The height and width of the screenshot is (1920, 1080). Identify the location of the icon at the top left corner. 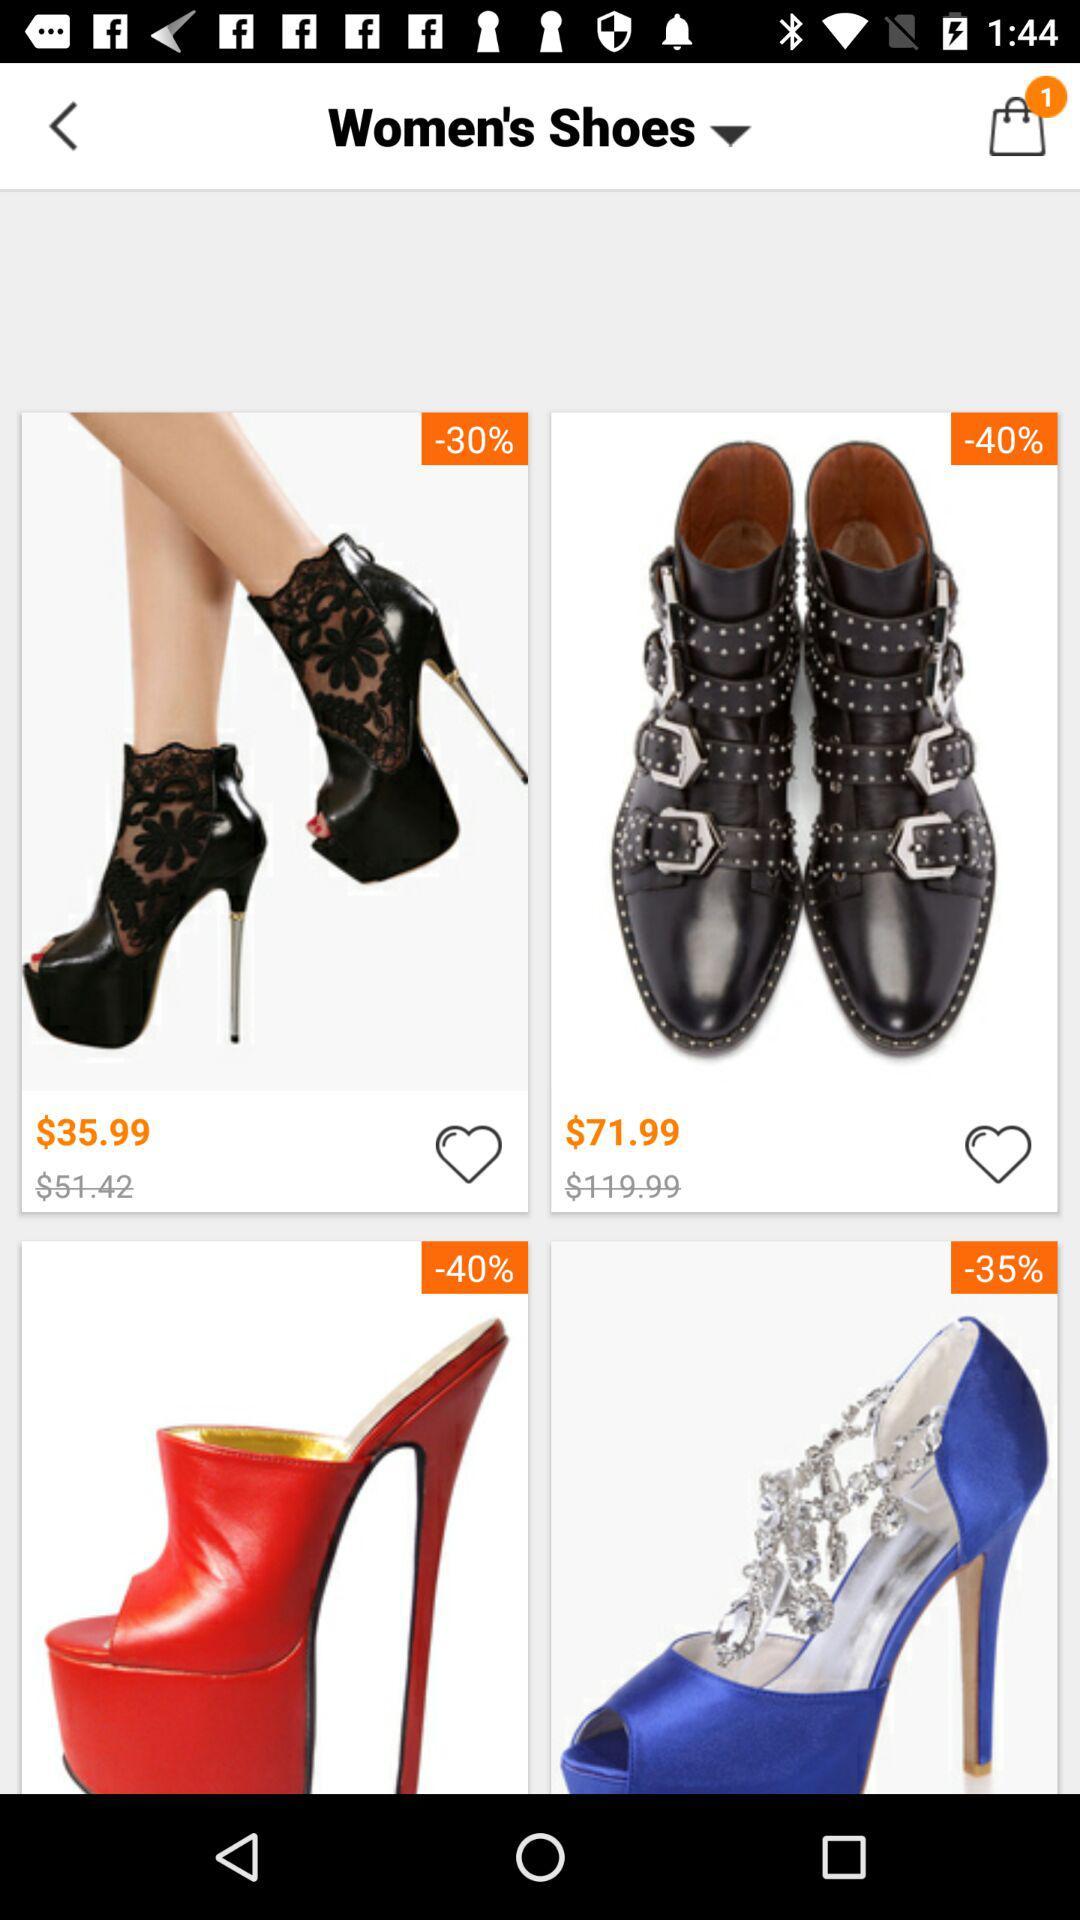
(61, 124).